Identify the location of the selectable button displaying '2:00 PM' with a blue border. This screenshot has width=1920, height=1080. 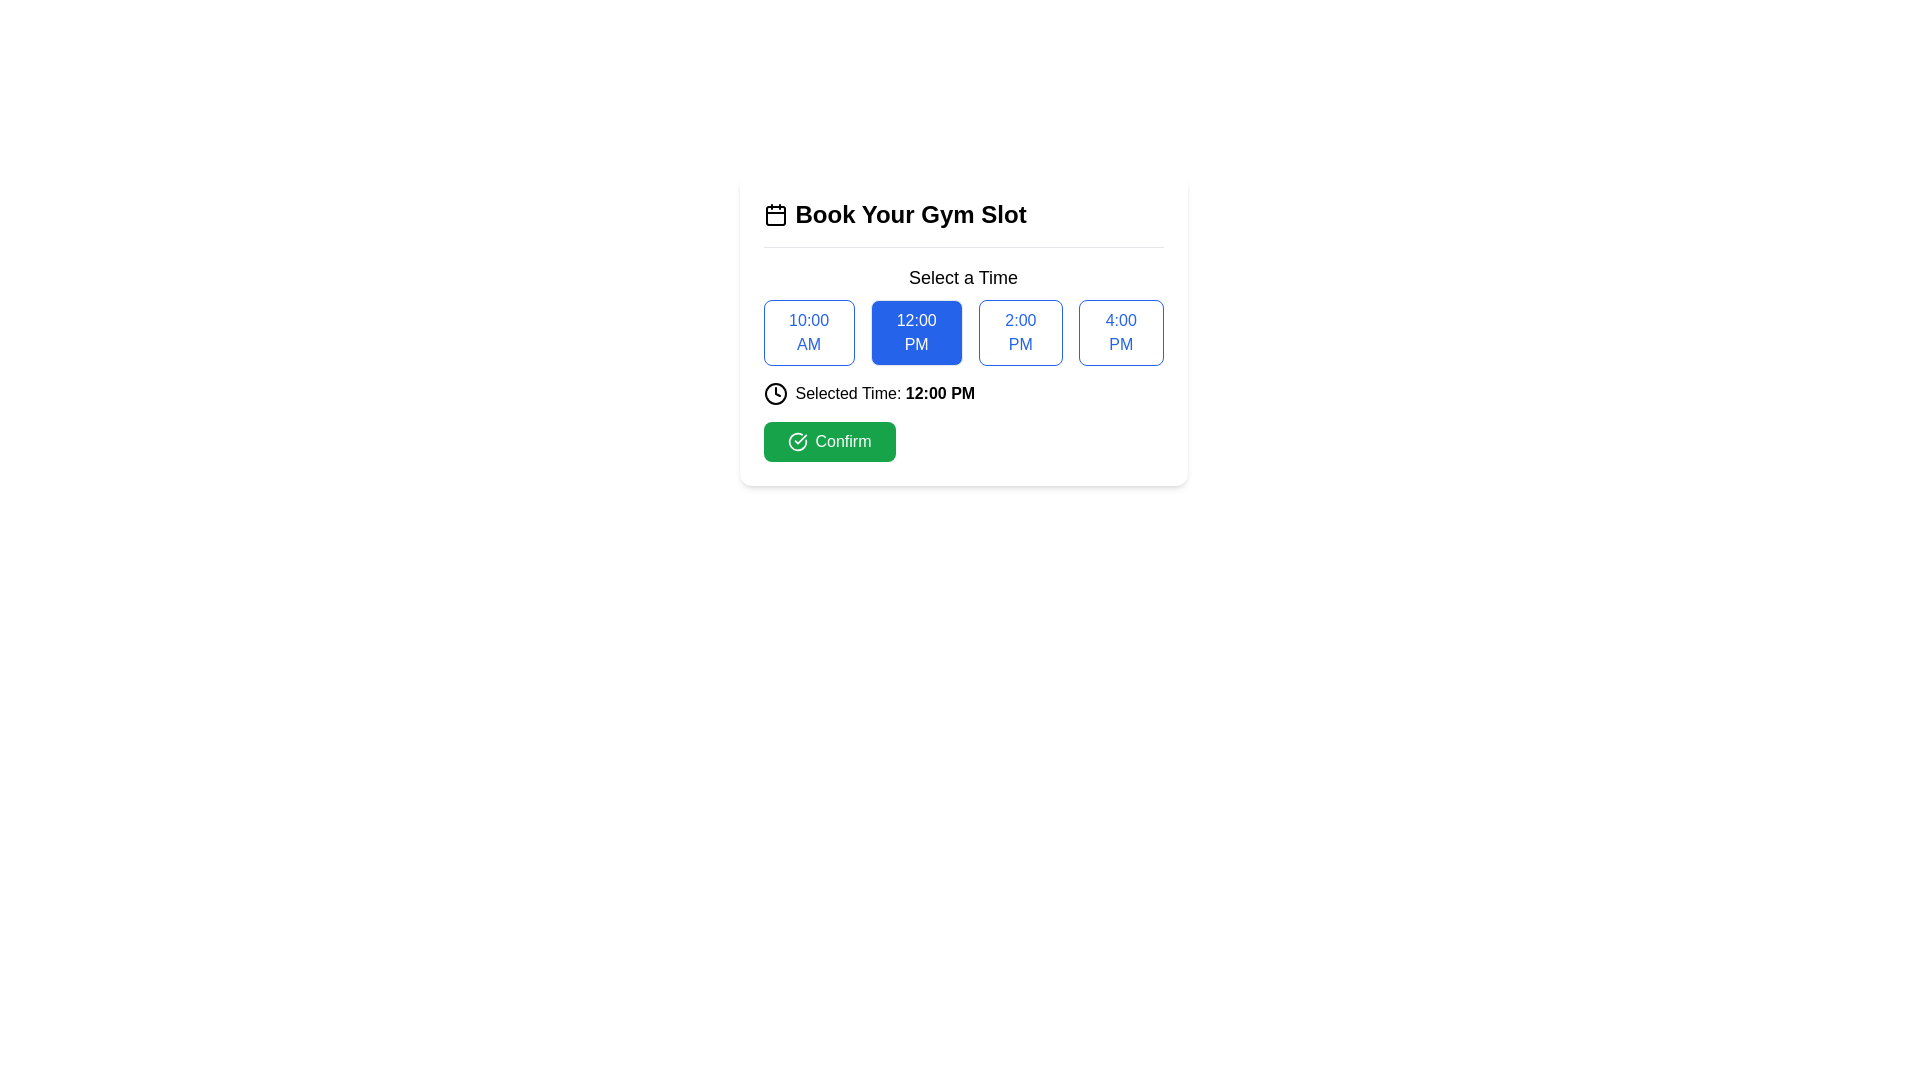
(1020, 331).